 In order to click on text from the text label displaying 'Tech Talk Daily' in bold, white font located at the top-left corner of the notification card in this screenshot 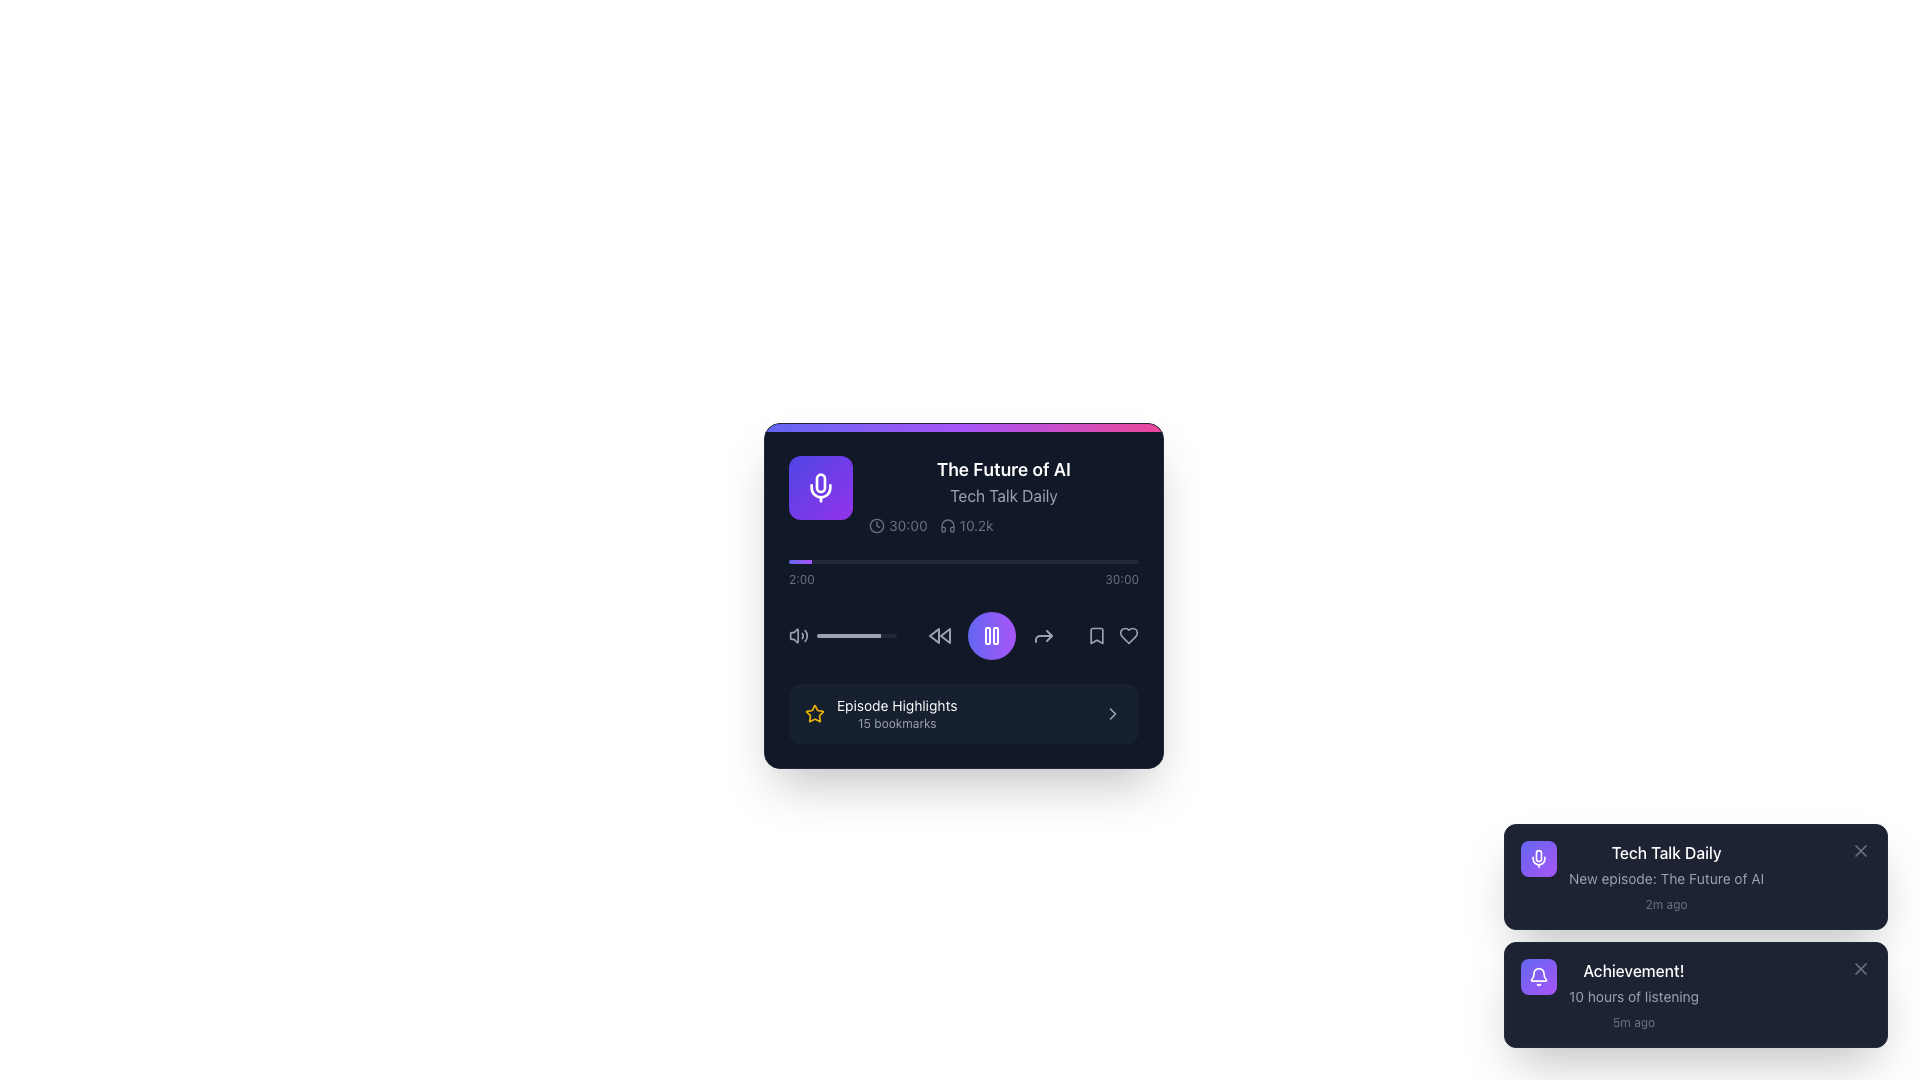, I will do `click(1666, 852)`.